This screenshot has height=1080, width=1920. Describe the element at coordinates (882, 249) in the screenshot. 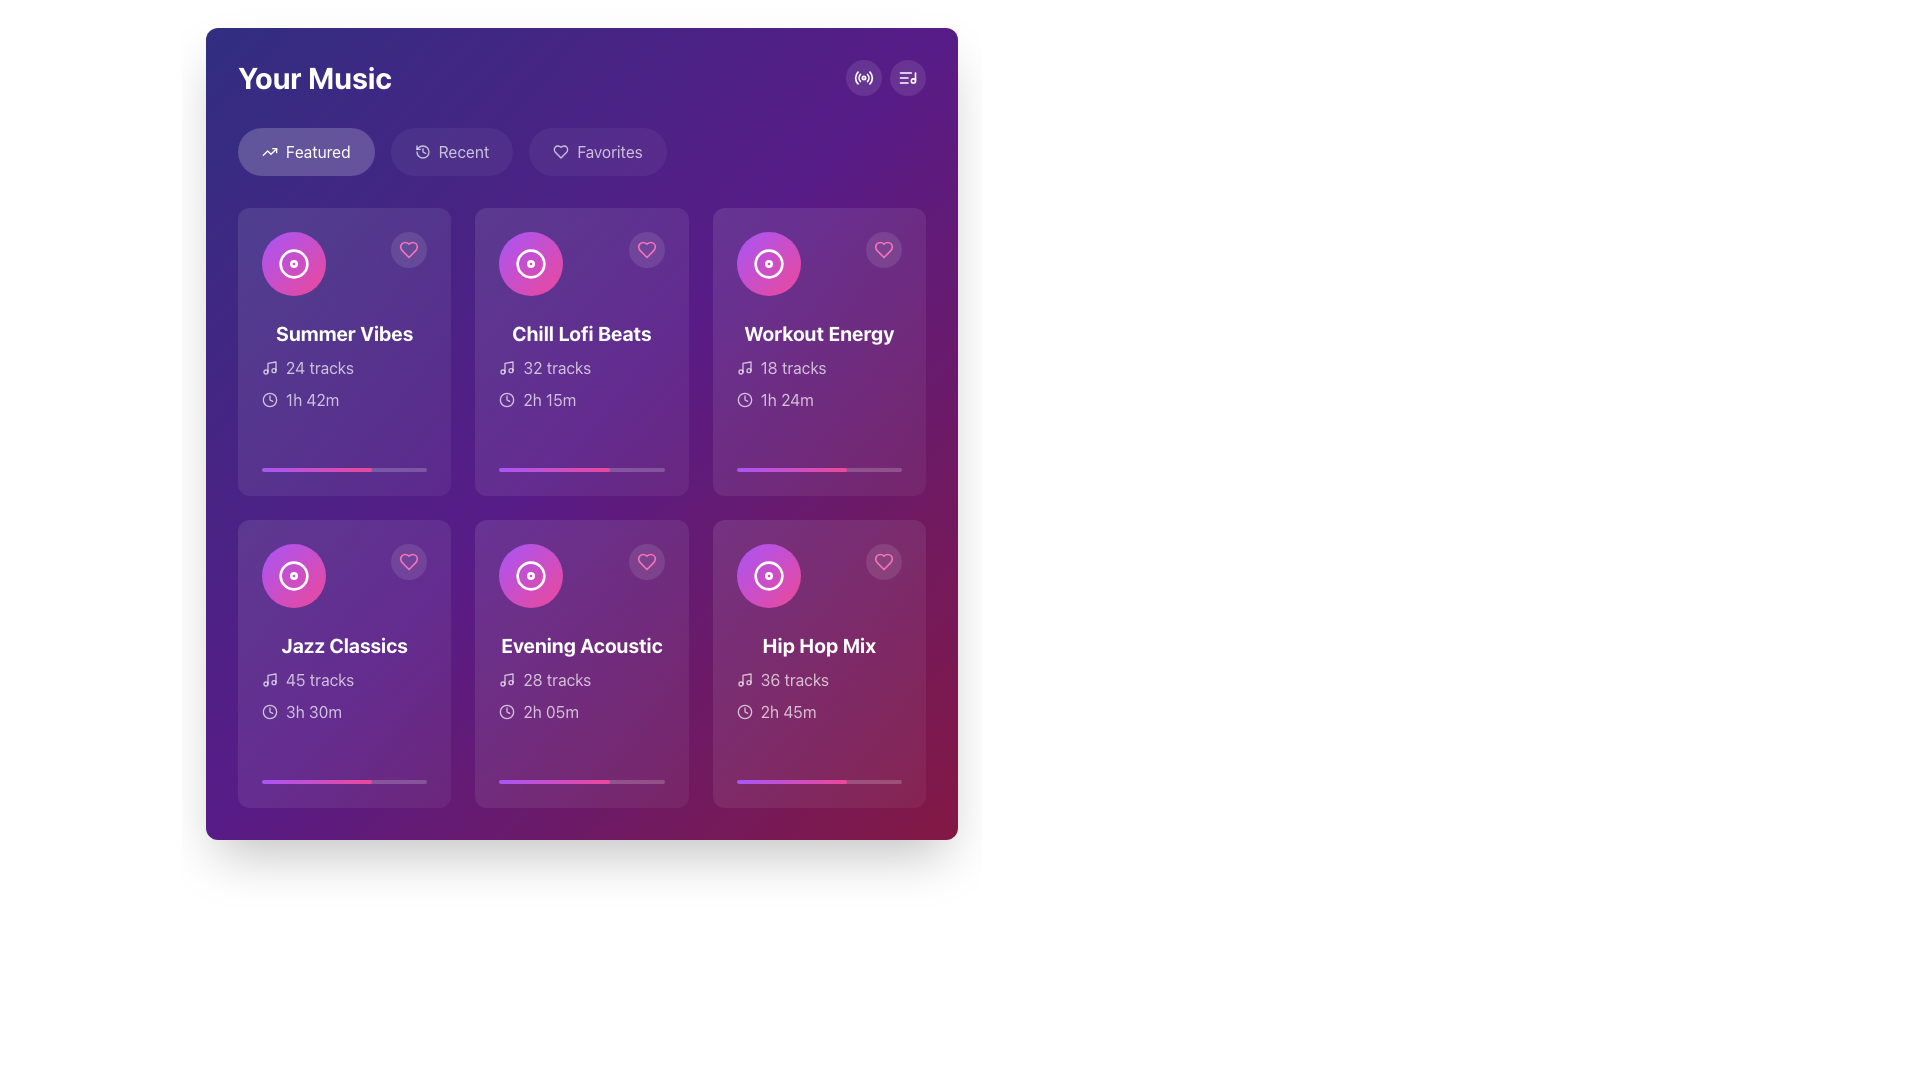

I see `the heart-shaped button with a pink outline located at the top-right corner of the 'Workout Energy' card in the 'Your Music' interface` at that location.